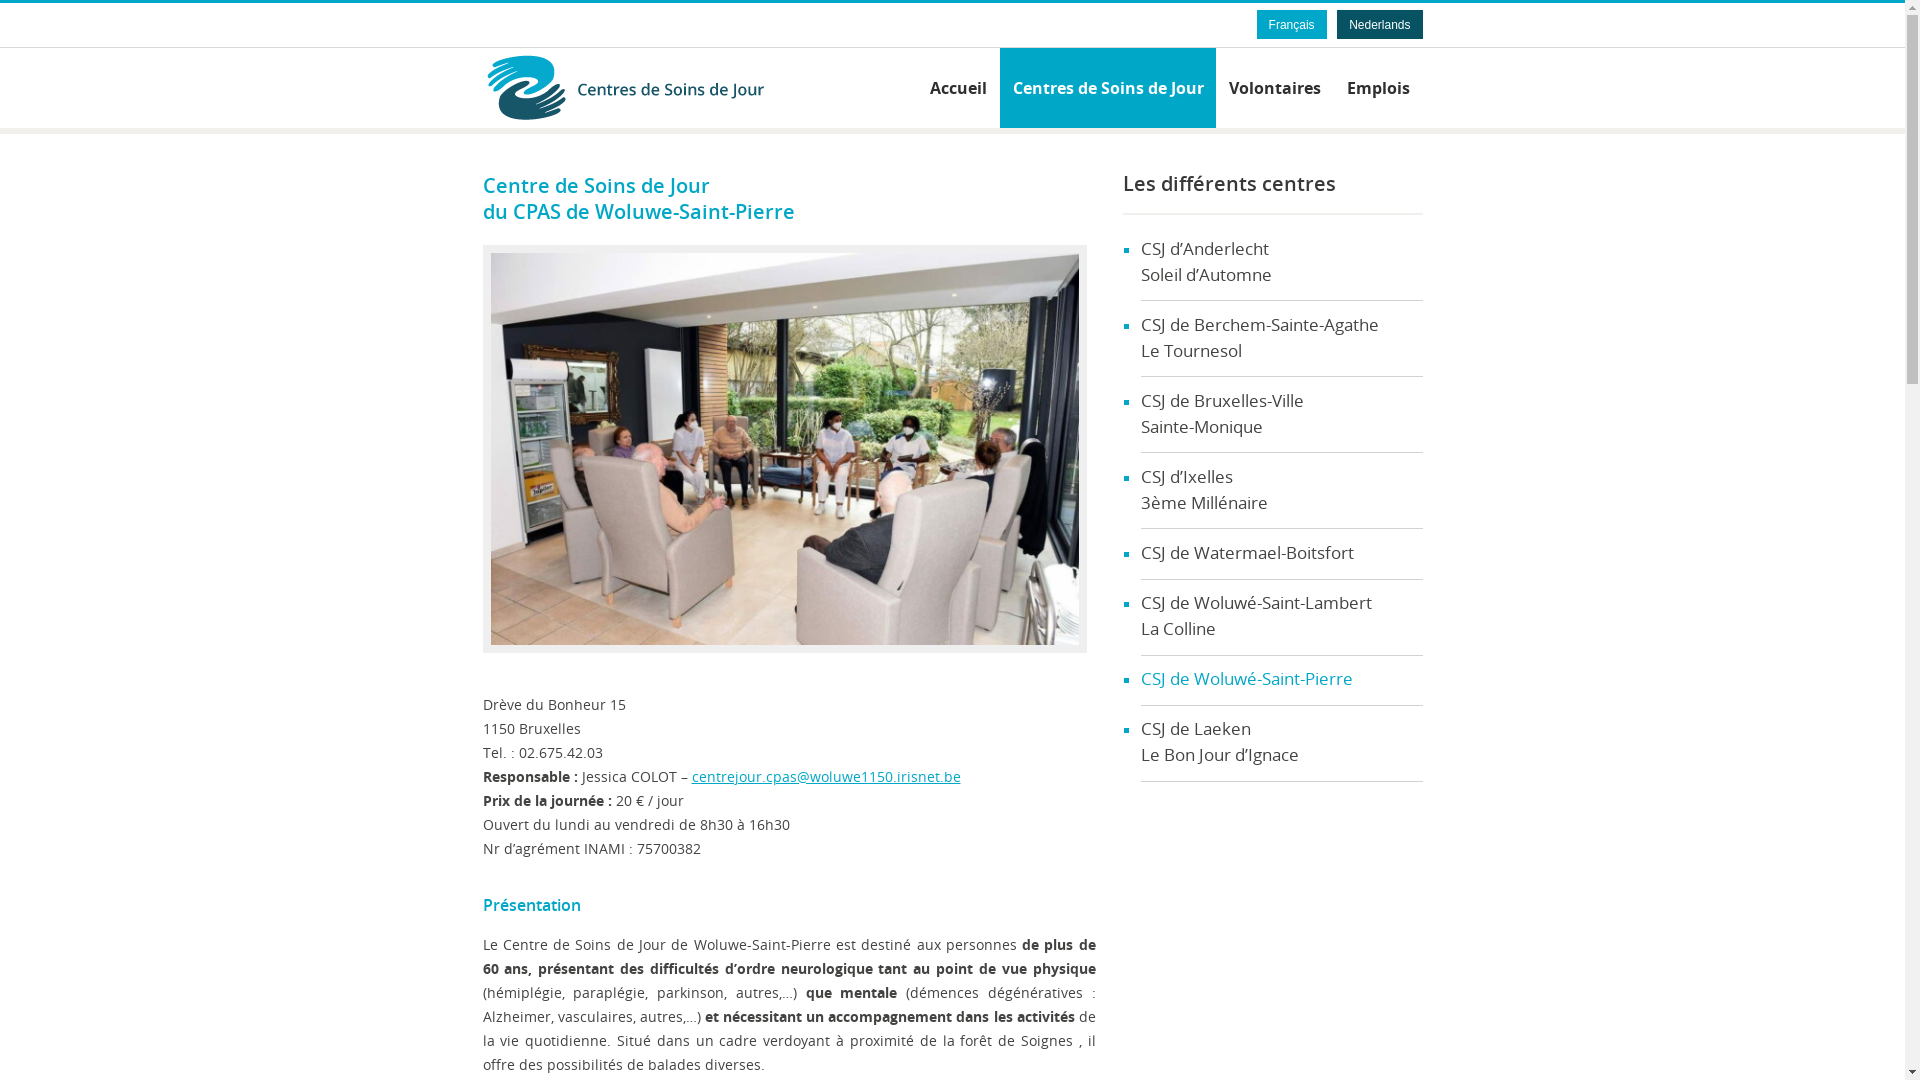  Describe the element at coordinates (1140, 554) in the screenshot. I see `'CSJ de Watermael-Boitsfort'` at that location.